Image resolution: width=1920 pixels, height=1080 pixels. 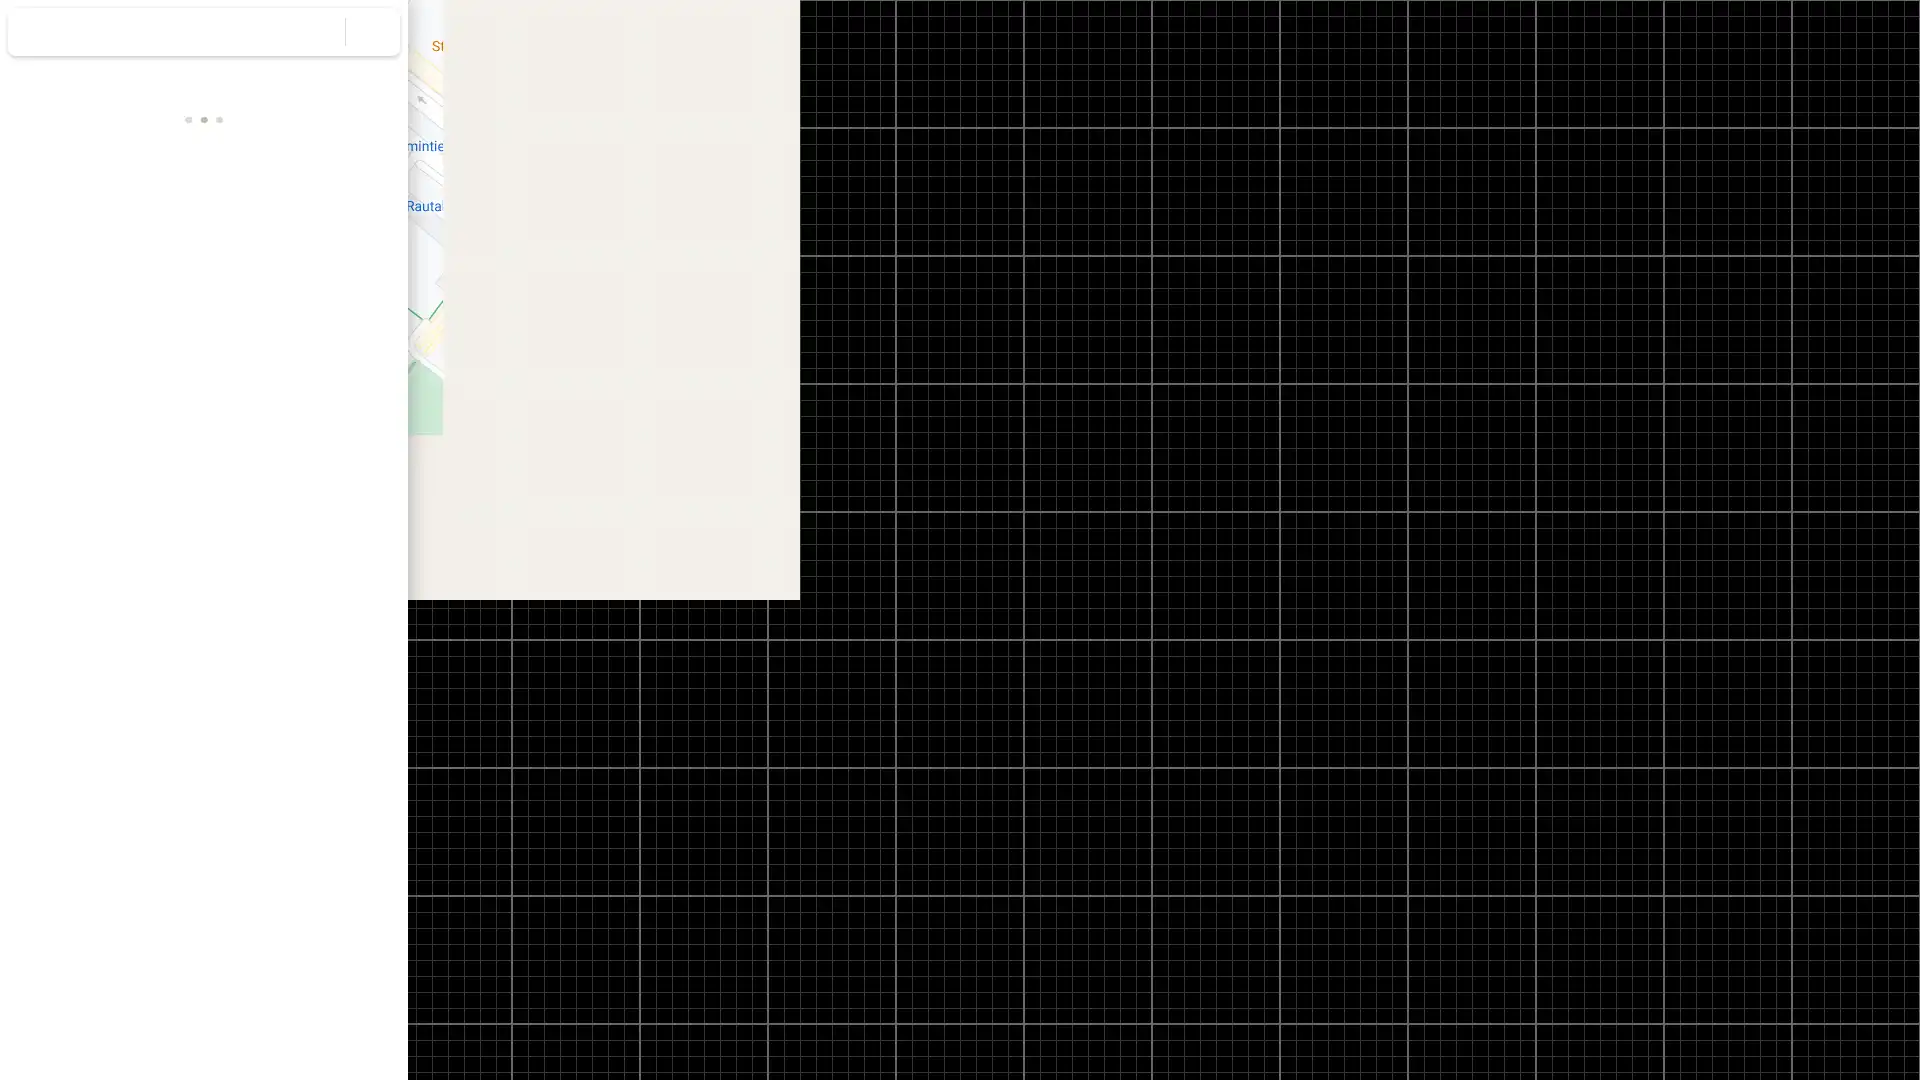 What do you see at coordinates (129, 342) in the screenshot?
I see `Save Elimaenkatu 27 in your lists` at bounding box center [129, 342].